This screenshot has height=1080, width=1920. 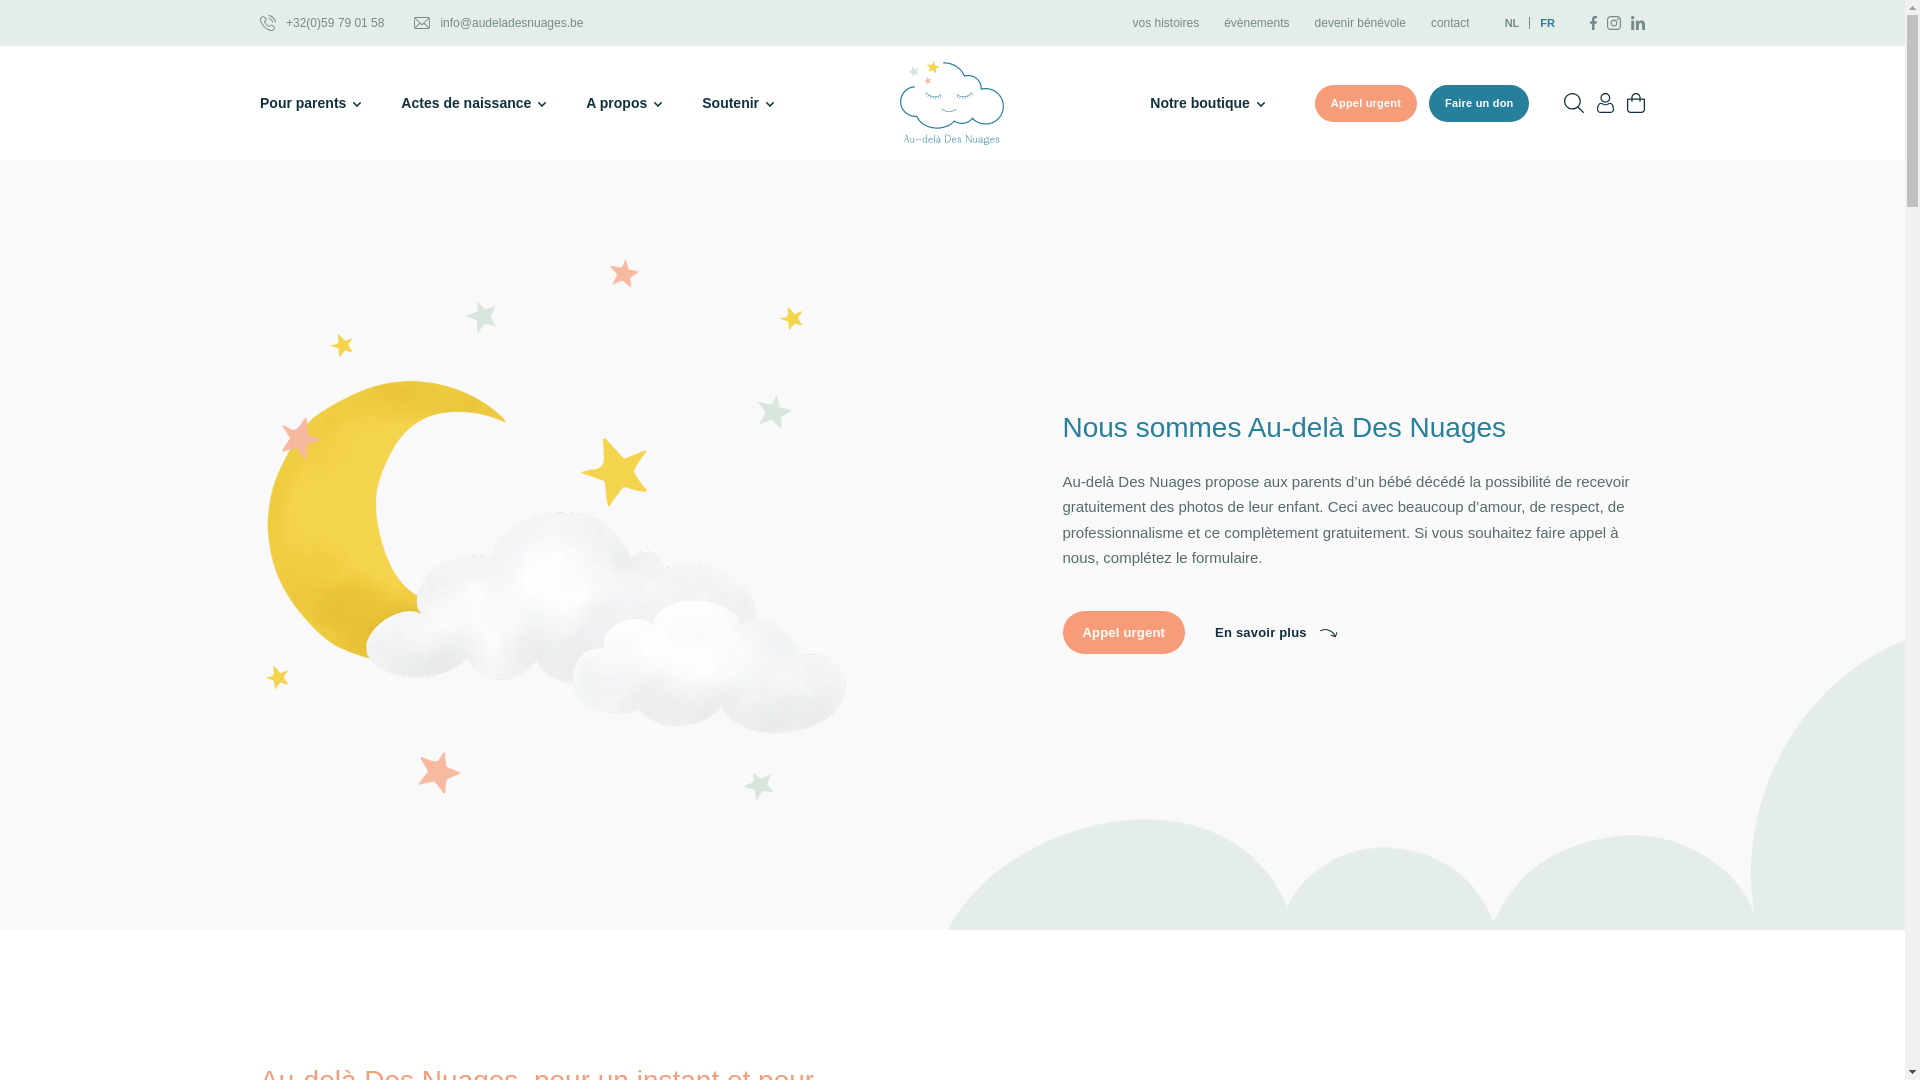 I want to click on 'FR', so click(x=1541, y=23).